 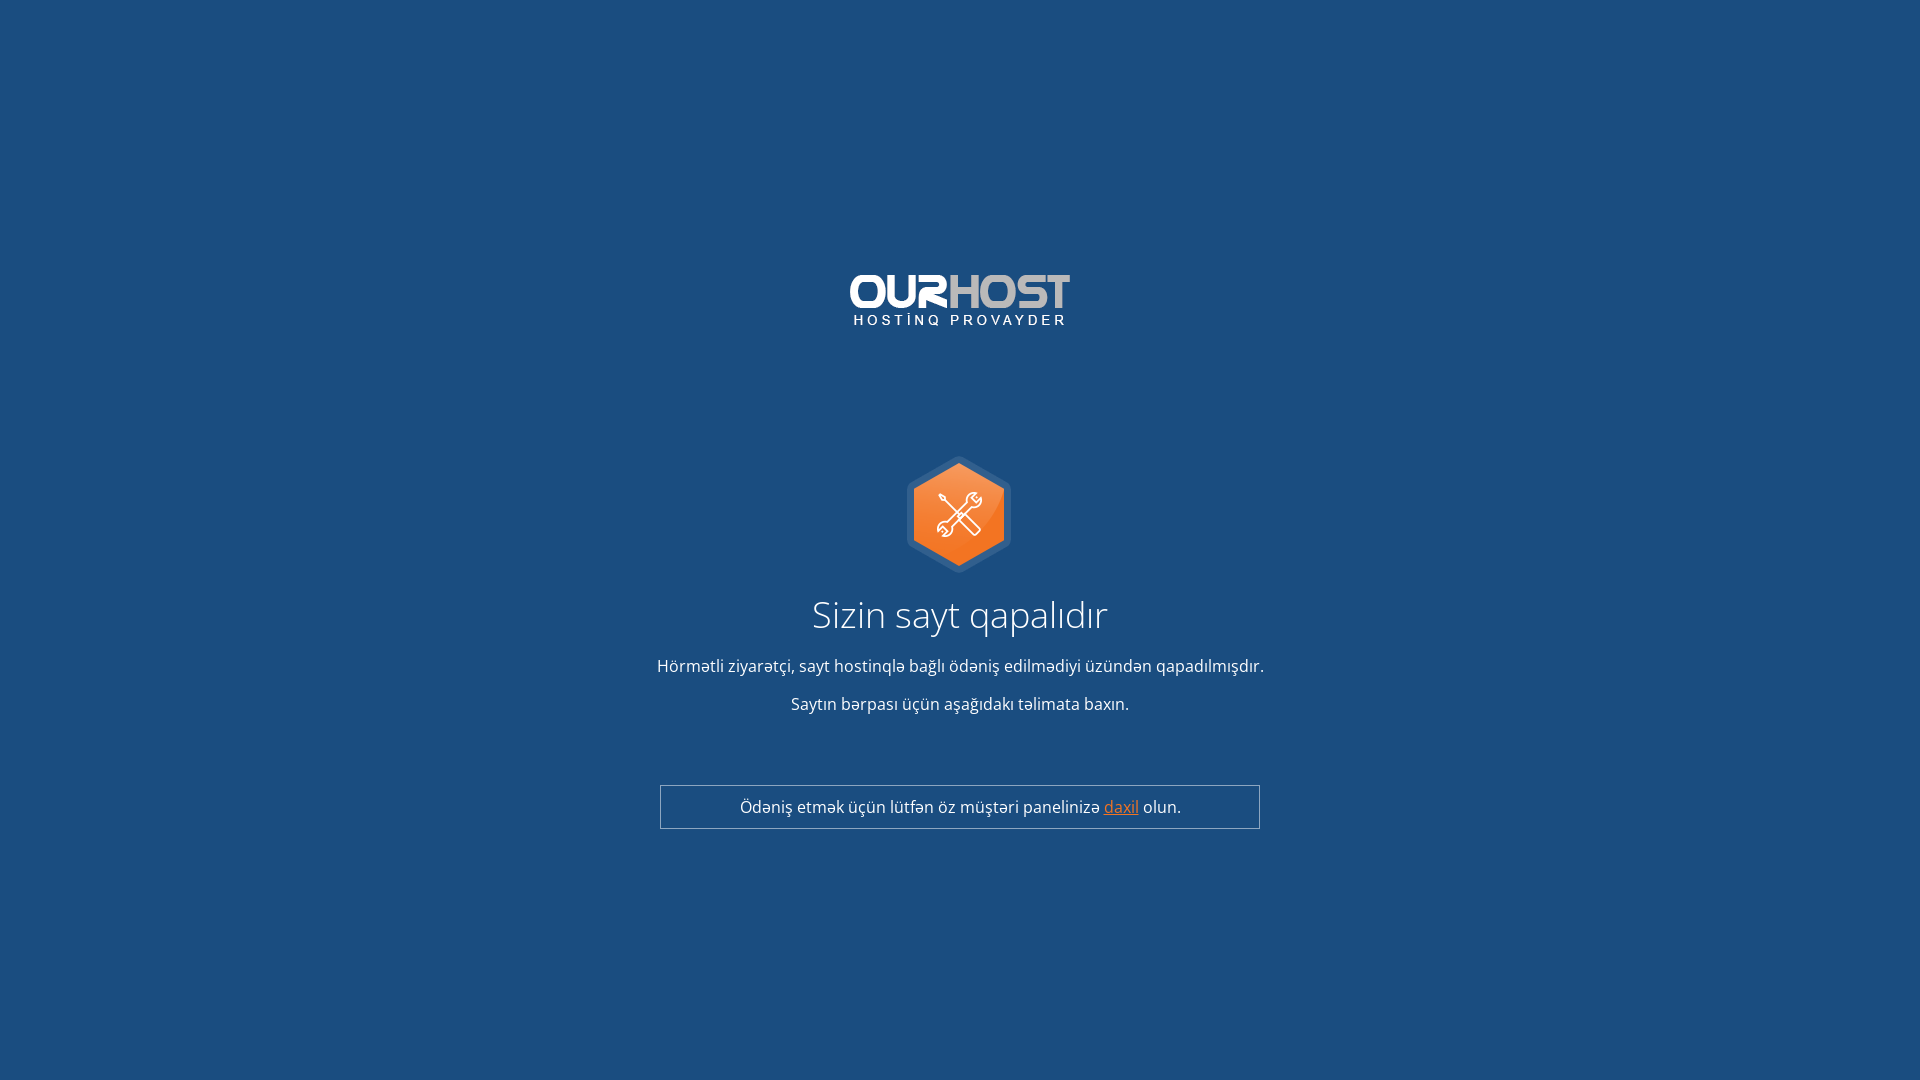 What do you see at coordinates (1121, 805) in the screenshot?
I see `'daxil'` at bounding box center [1121, 805].